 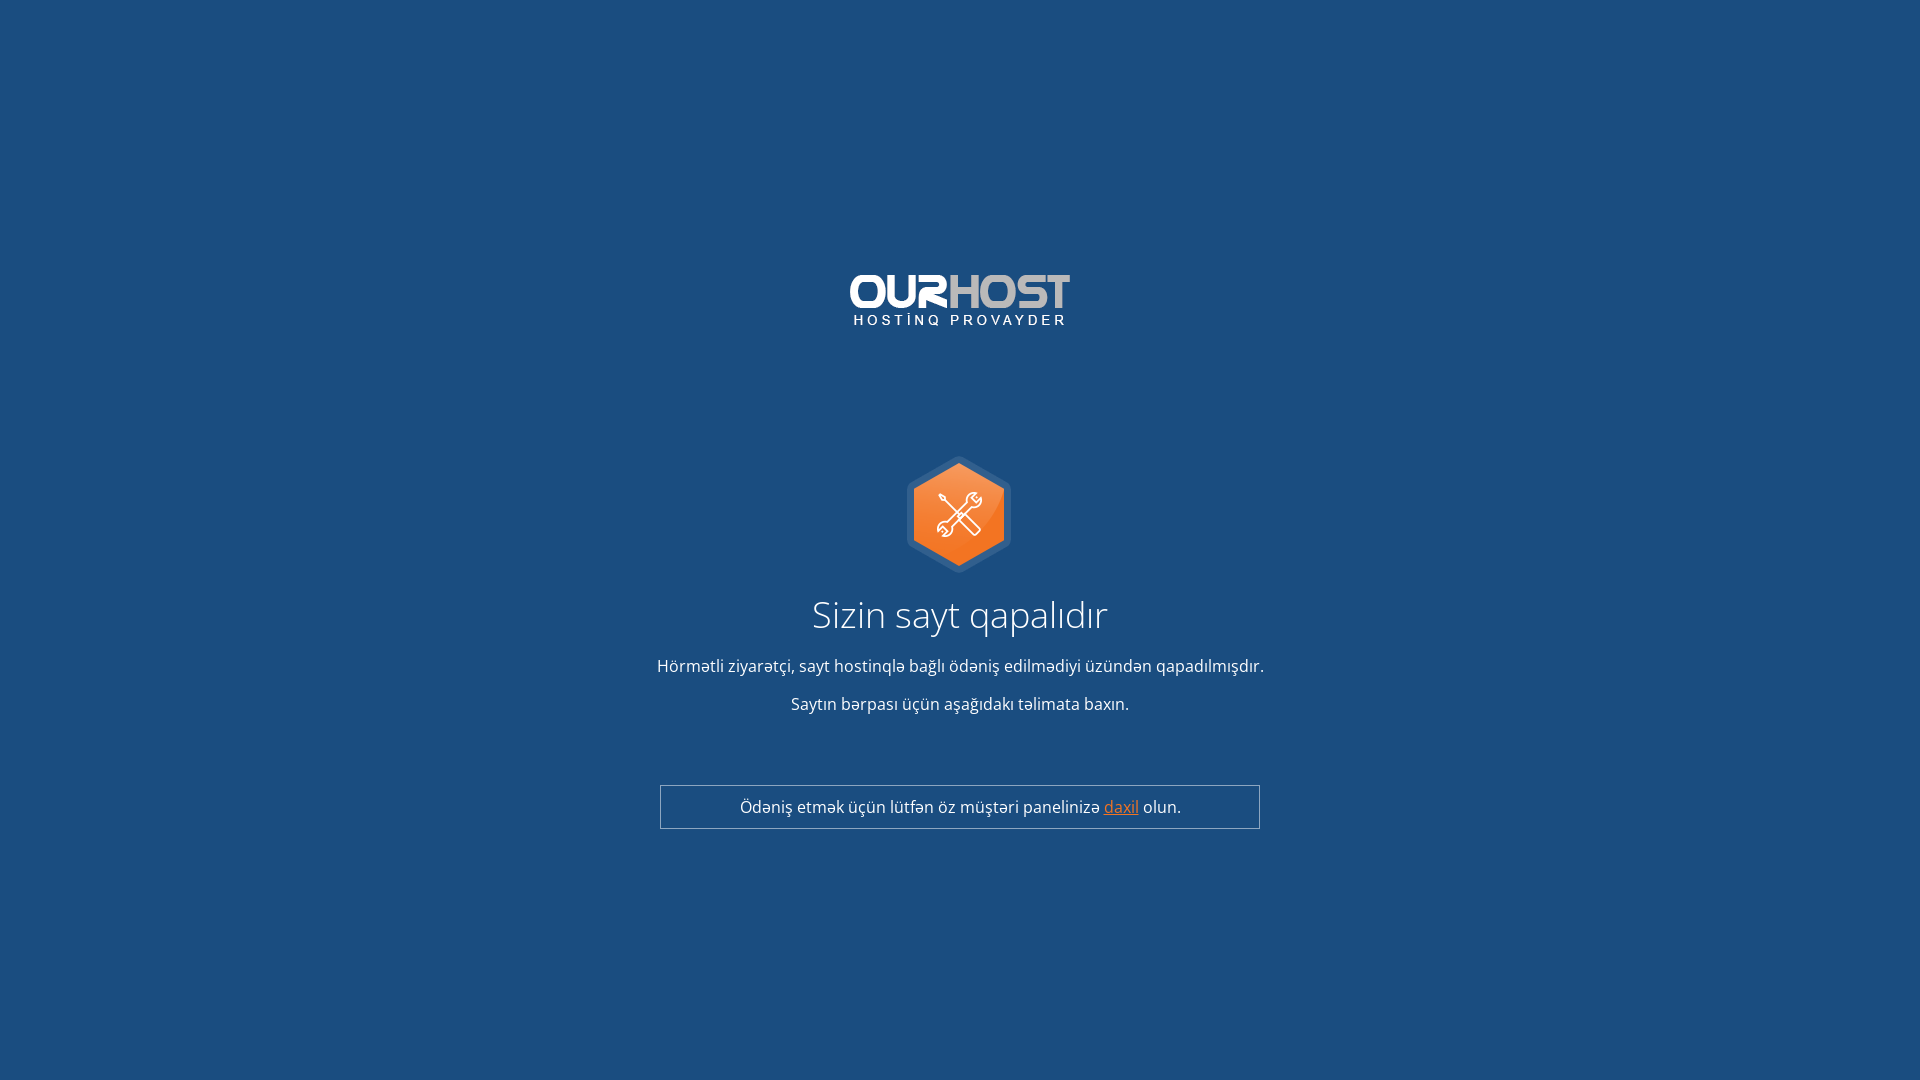 What do you see at coordinates (1121, 805) in the screenshot?
I see `'daxil'` at bounding box center [1121, 805].